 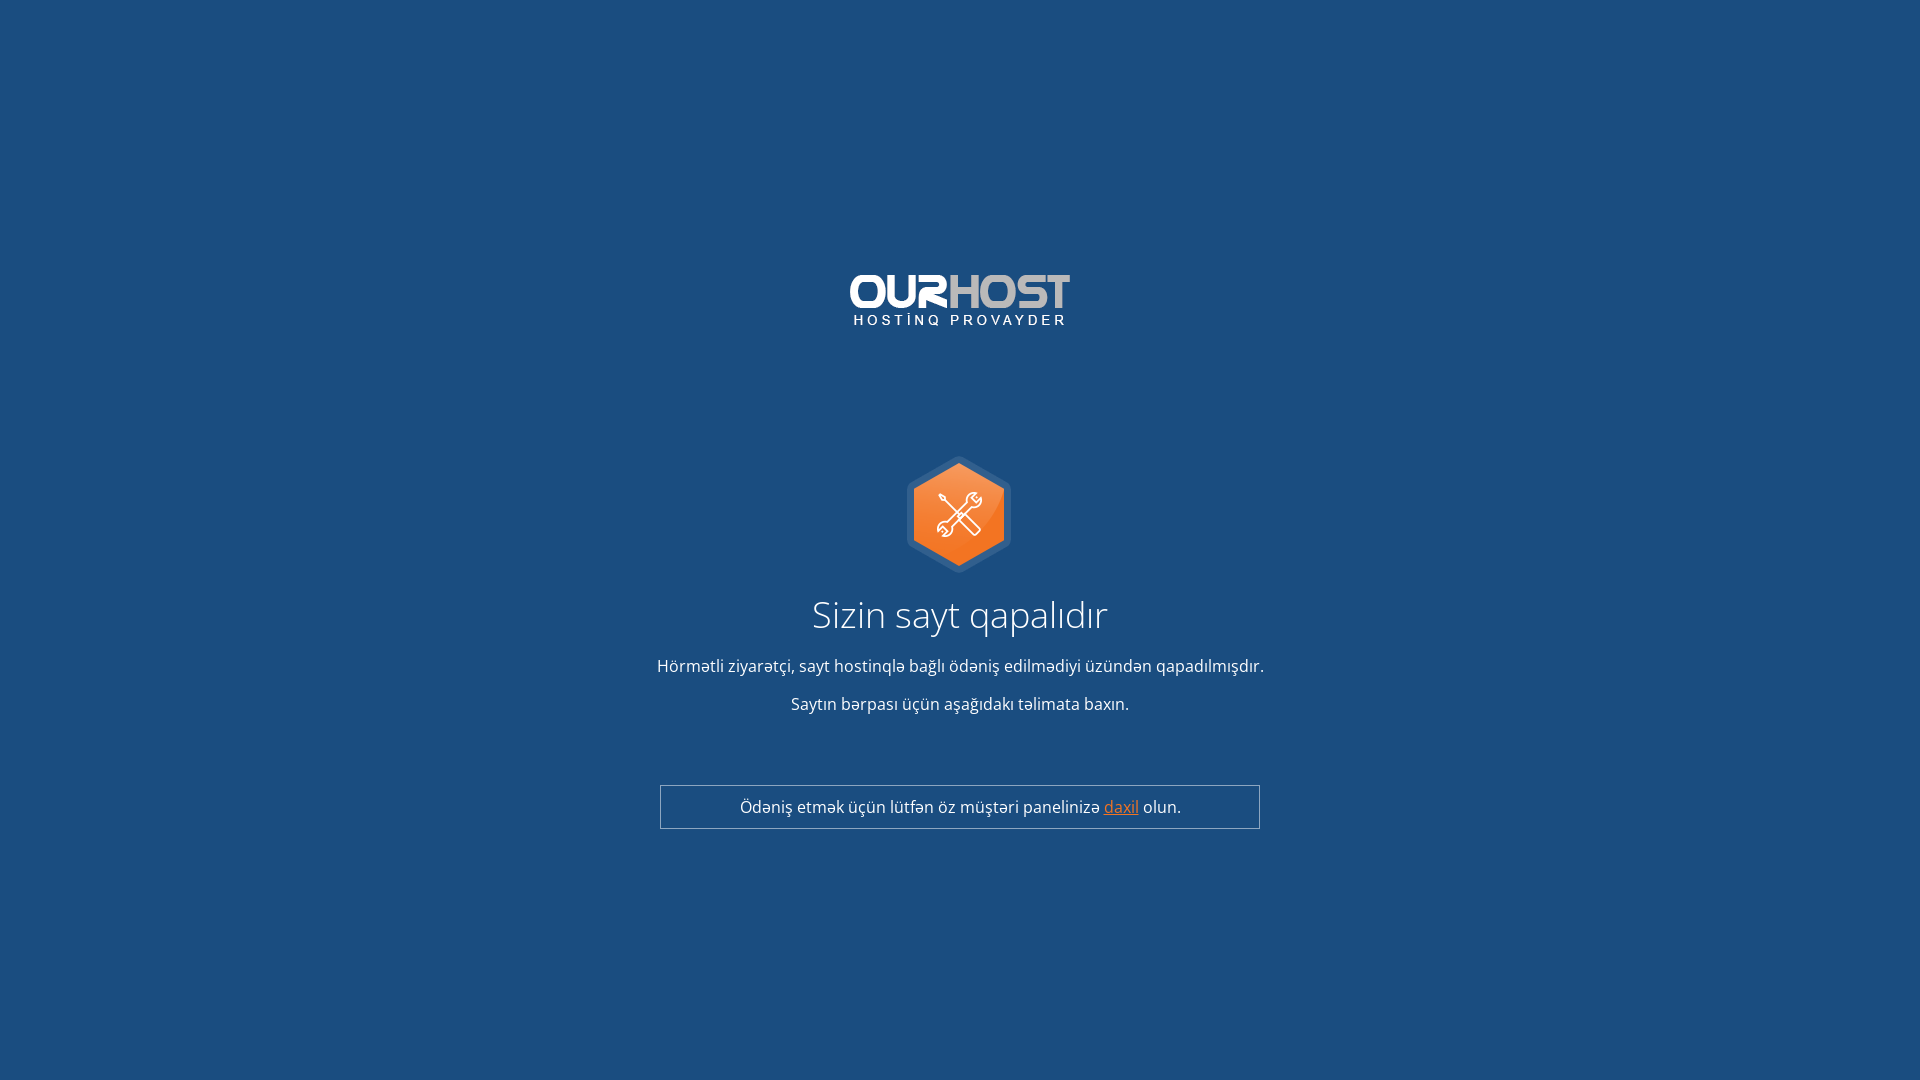 What do you see at coordinates (1121, 805) in the screenshot?
I see `'daxil'` at bounding box center [1121, 805].